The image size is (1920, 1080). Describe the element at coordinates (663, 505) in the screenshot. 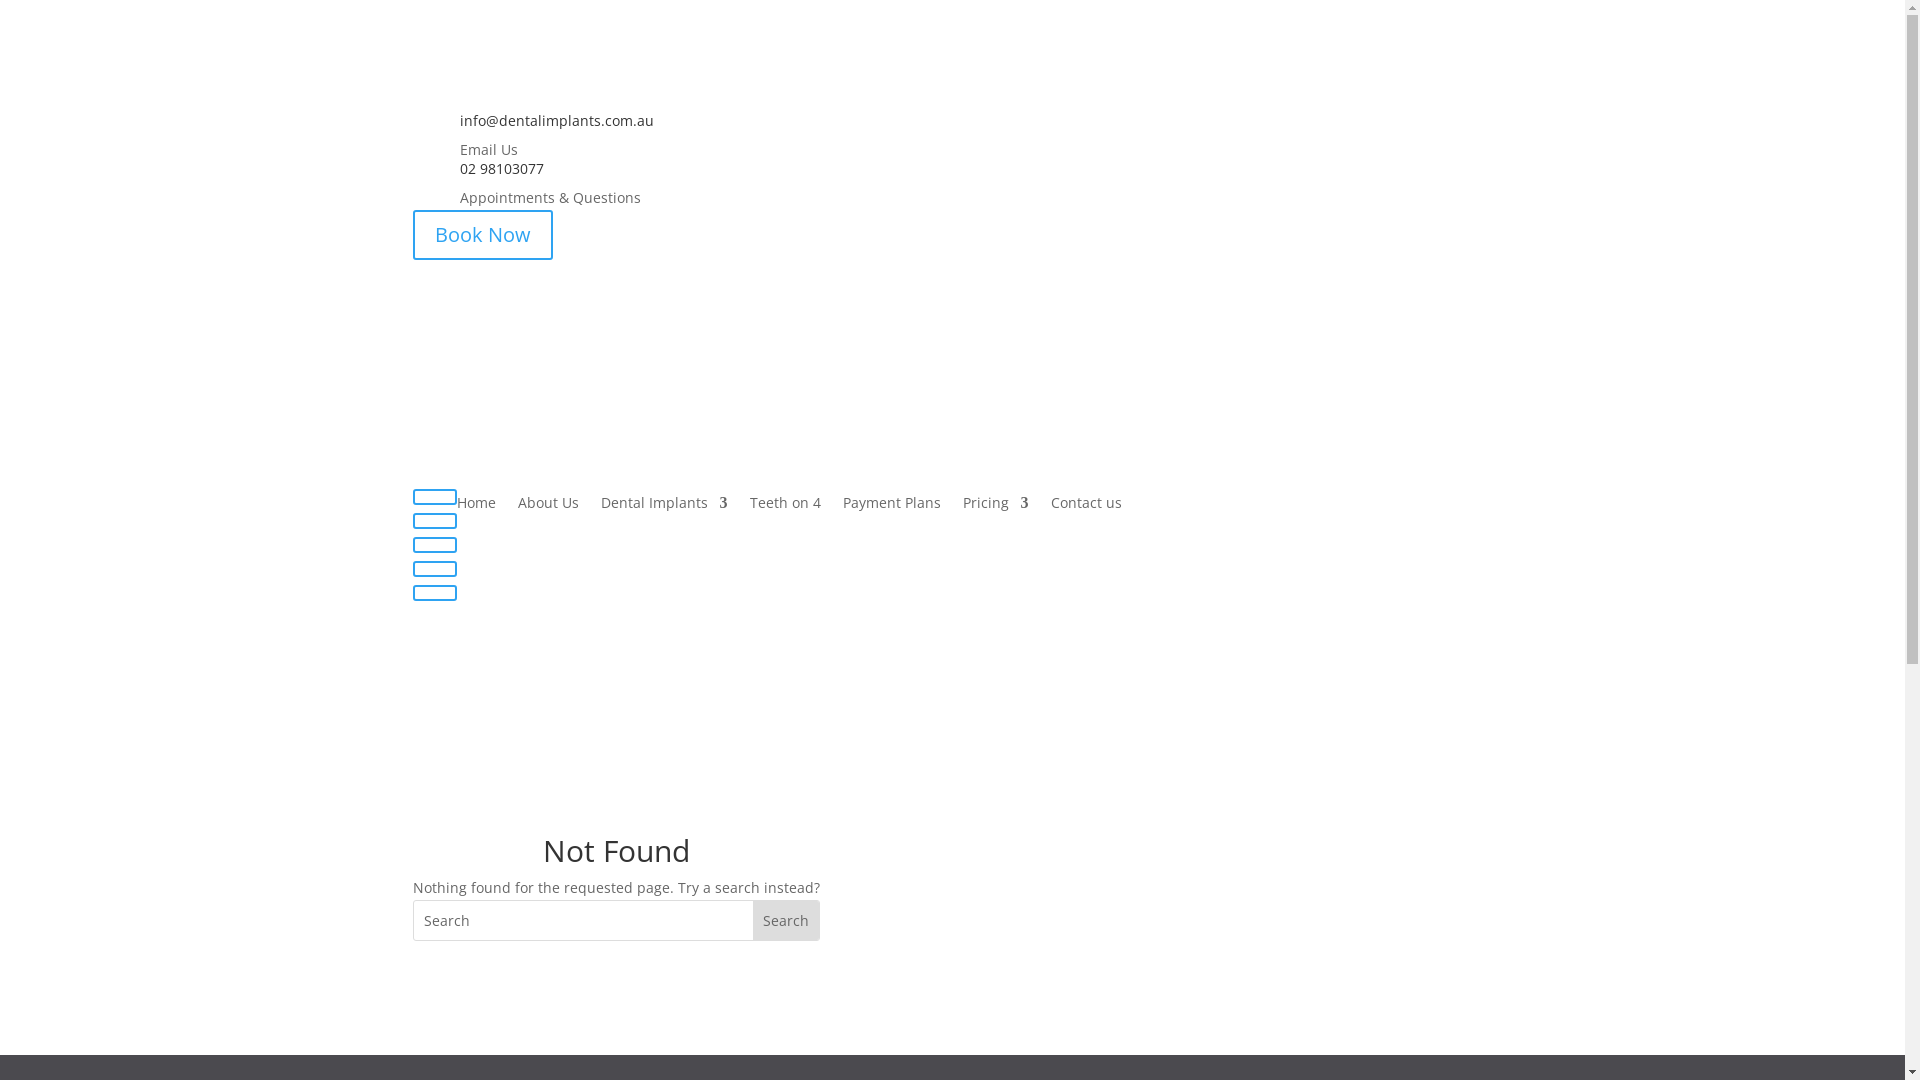

I see `'Dental Implants'` at that location.